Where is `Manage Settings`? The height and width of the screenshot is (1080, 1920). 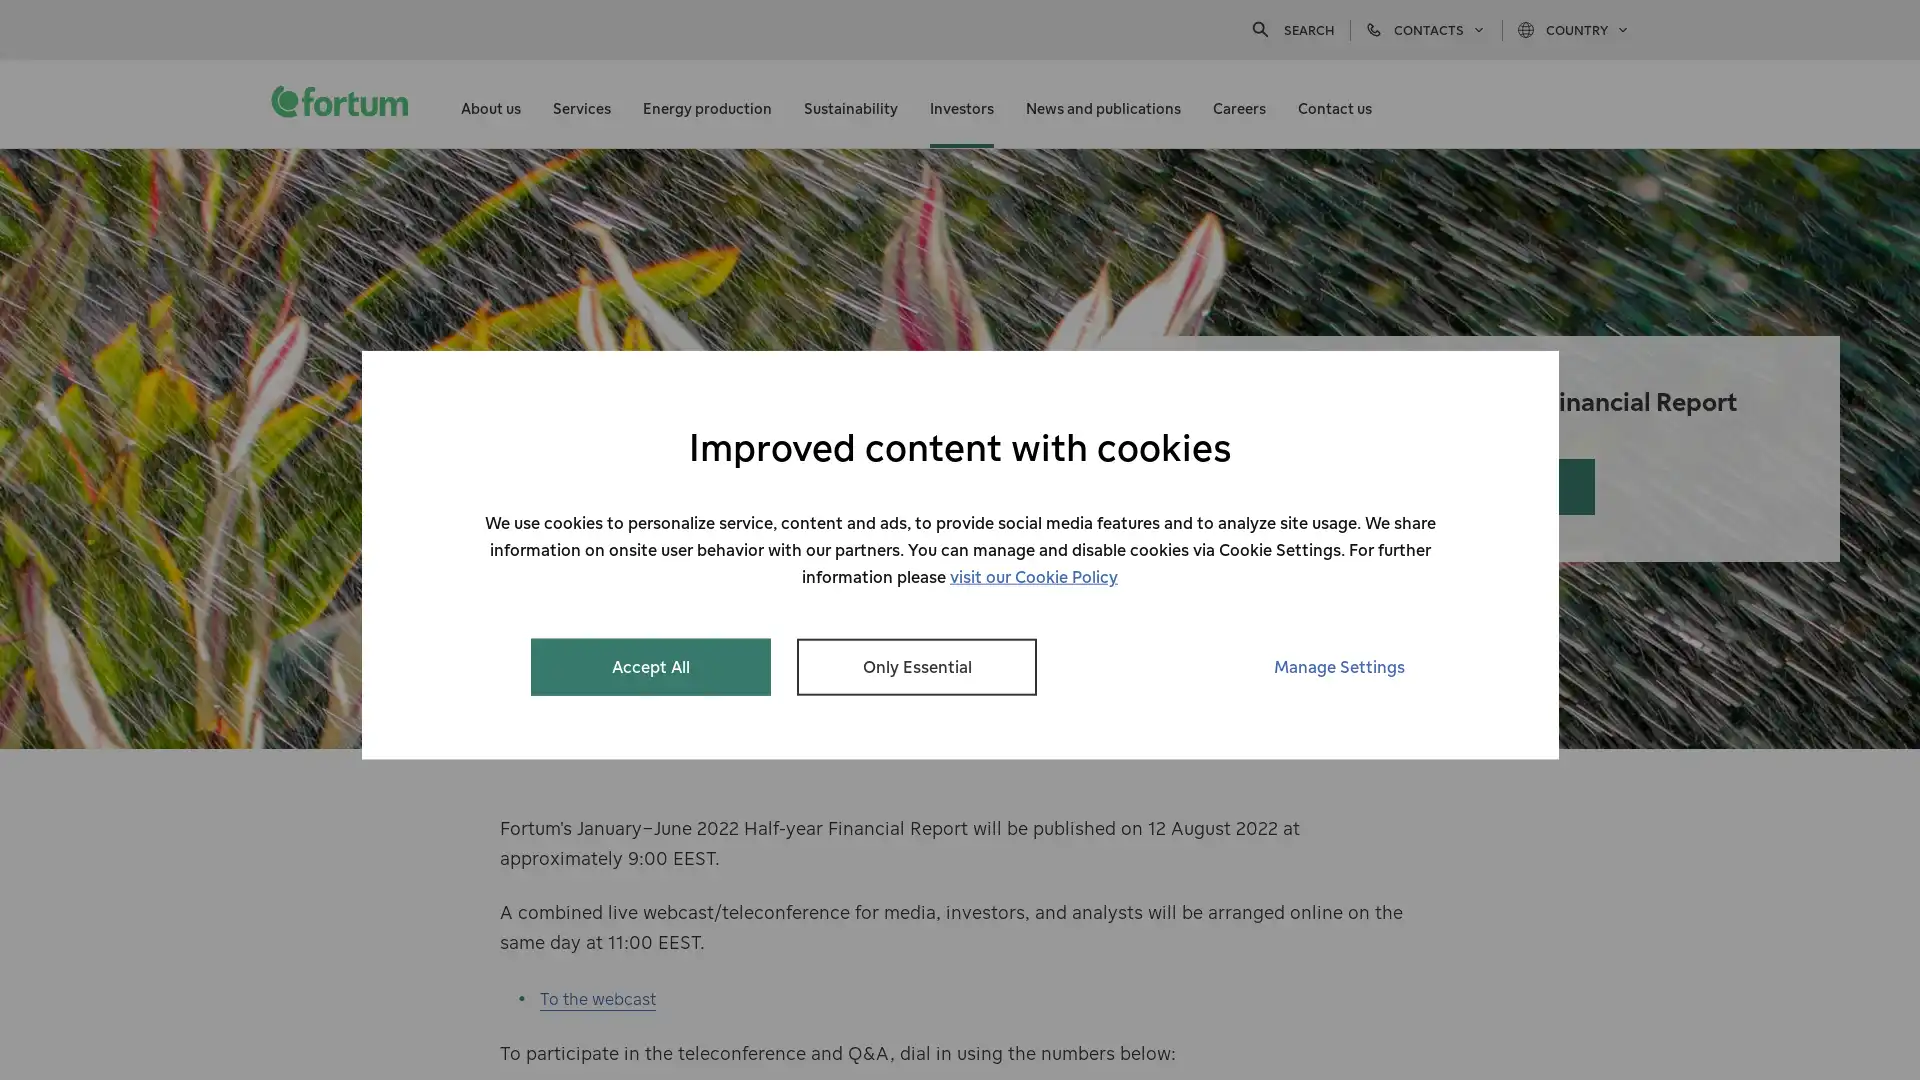 Manage Settings is located at coordinates (1338, 666).